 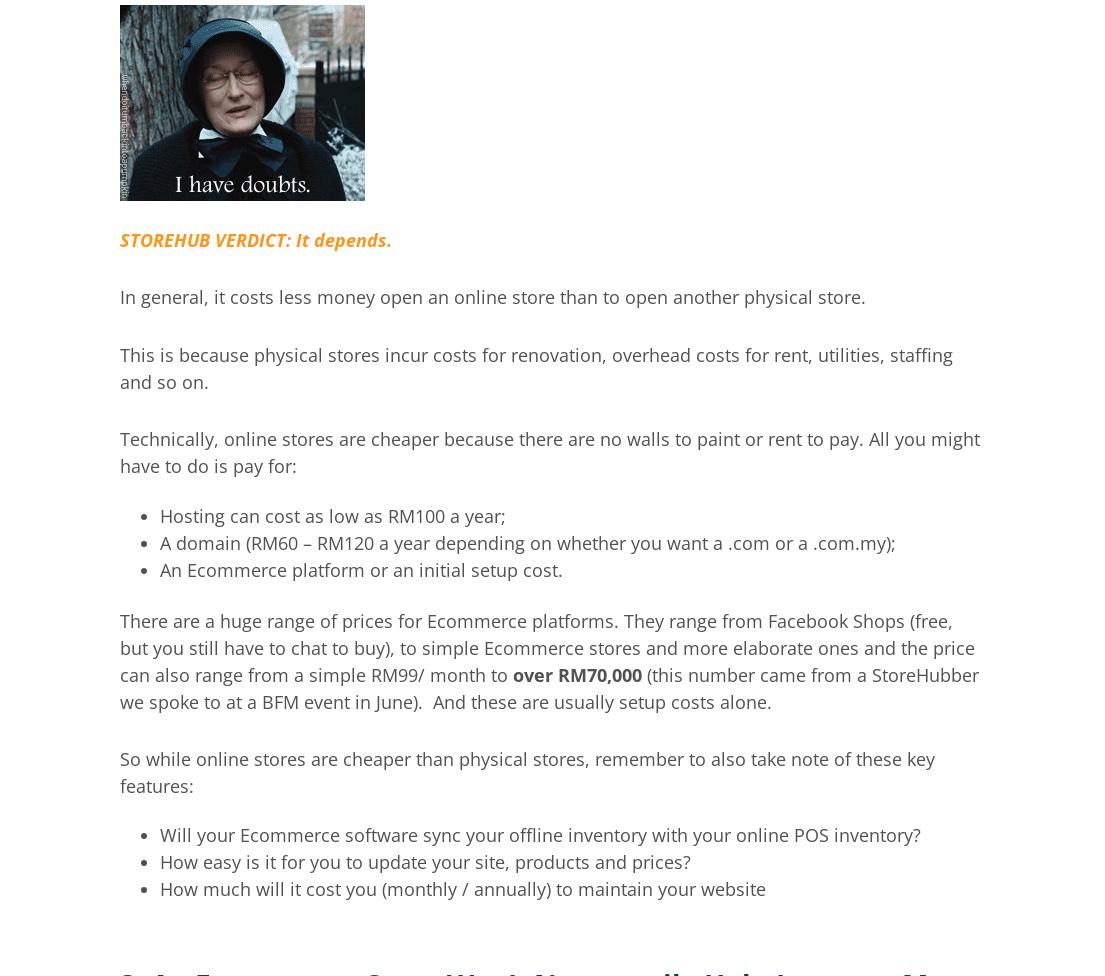 I want to click on 'Technically, online stores are cheaper because there are no walls to paint or rent to pay. All you might have to do is pay for:', so click(x=548, y=451).